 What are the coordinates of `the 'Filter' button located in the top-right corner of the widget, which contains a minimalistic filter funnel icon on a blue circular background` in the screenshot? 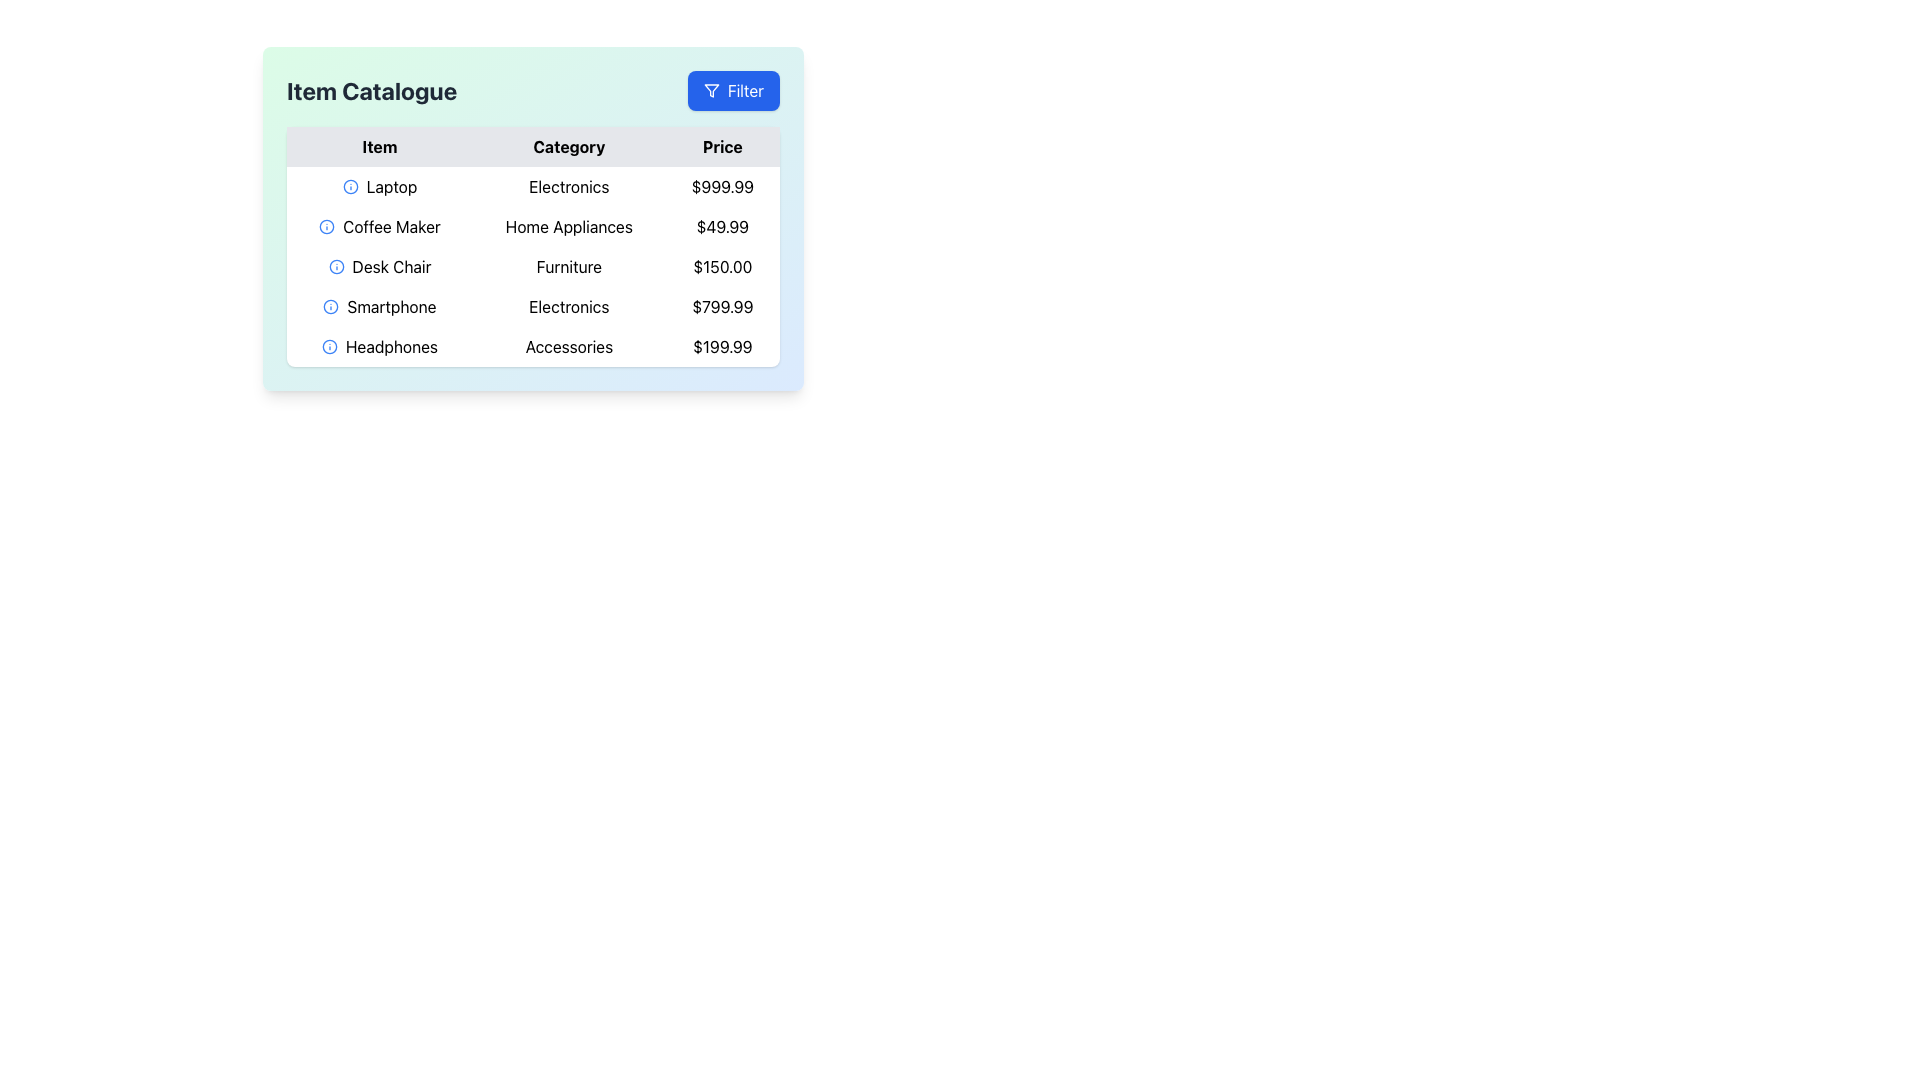 It's located at (711, 91).